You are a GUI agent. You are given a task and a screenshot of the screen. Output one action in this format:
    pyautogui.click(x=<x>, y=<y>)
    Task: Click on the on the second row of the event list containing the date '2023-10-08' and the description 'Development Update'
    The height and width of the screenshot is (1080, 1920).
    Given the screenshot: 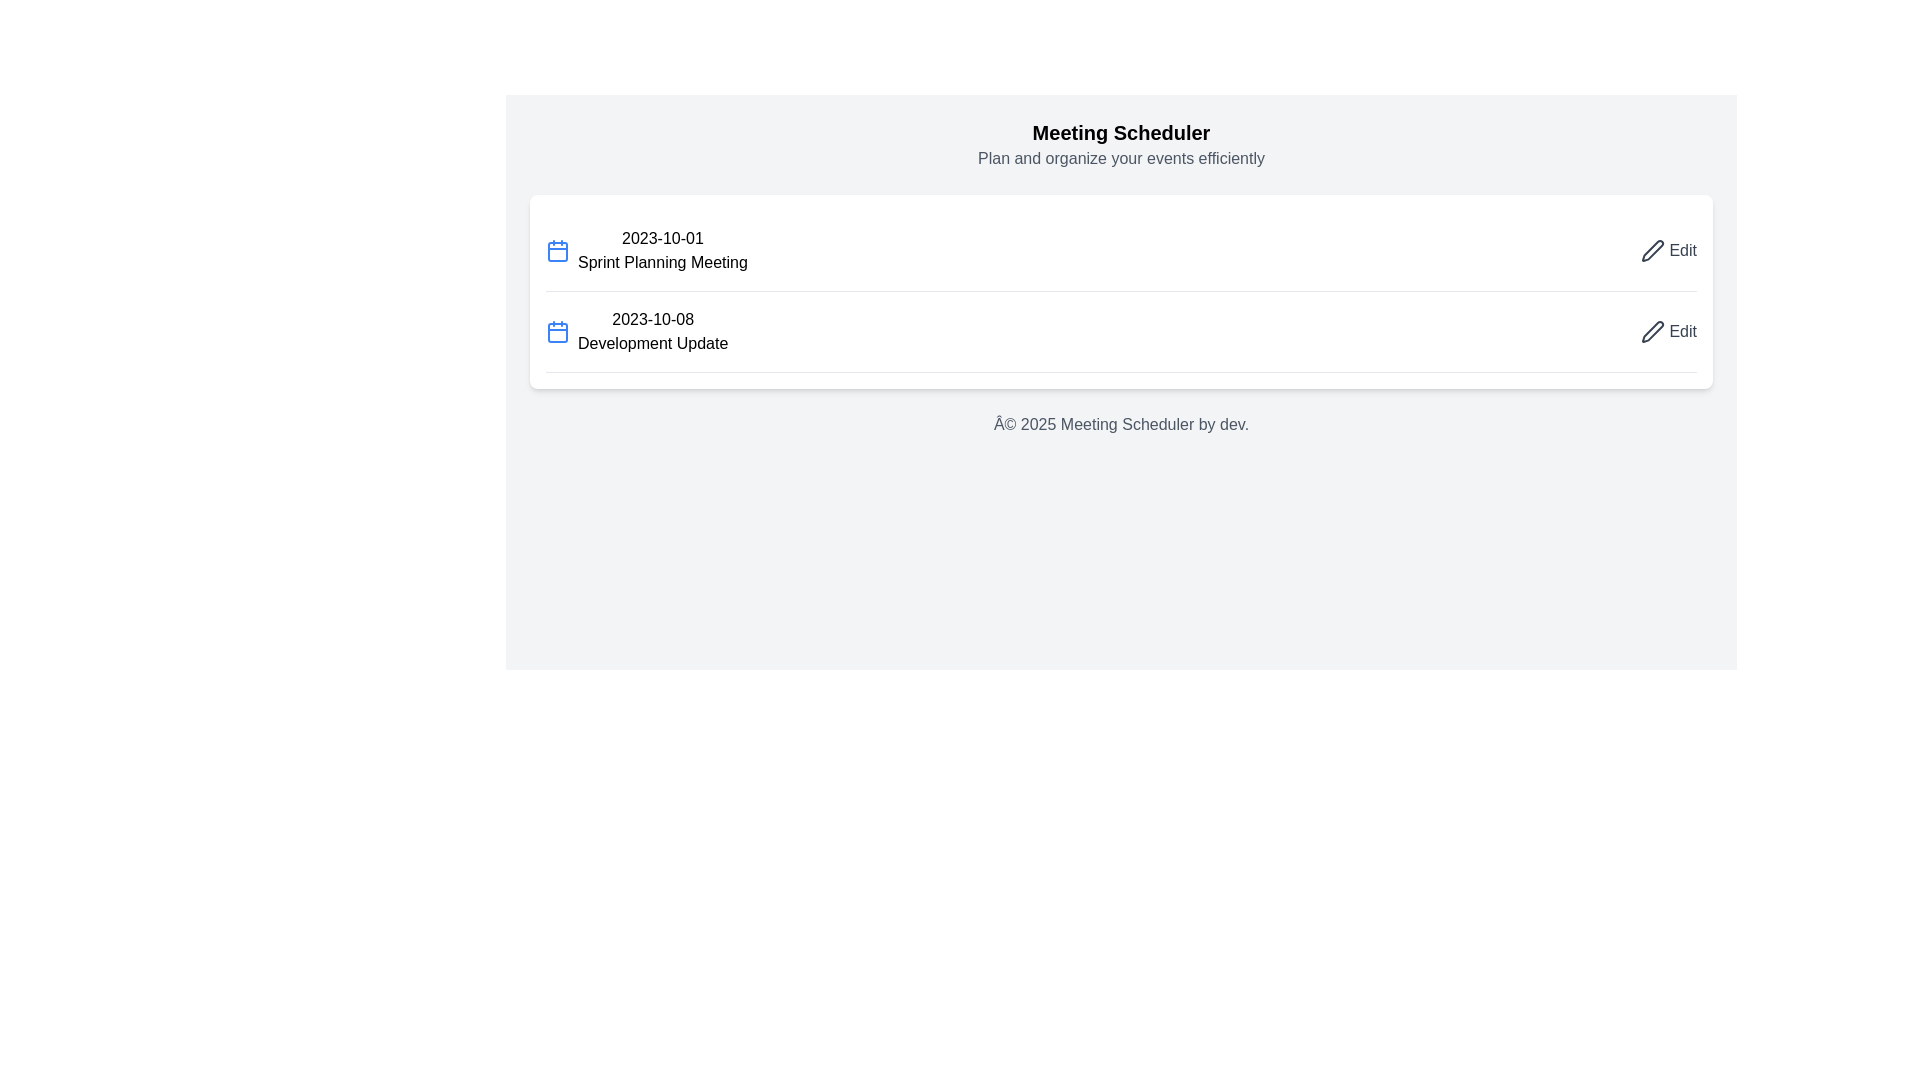 What is the action you would take?
    pyautogui.click(x=1121, y=331)
    